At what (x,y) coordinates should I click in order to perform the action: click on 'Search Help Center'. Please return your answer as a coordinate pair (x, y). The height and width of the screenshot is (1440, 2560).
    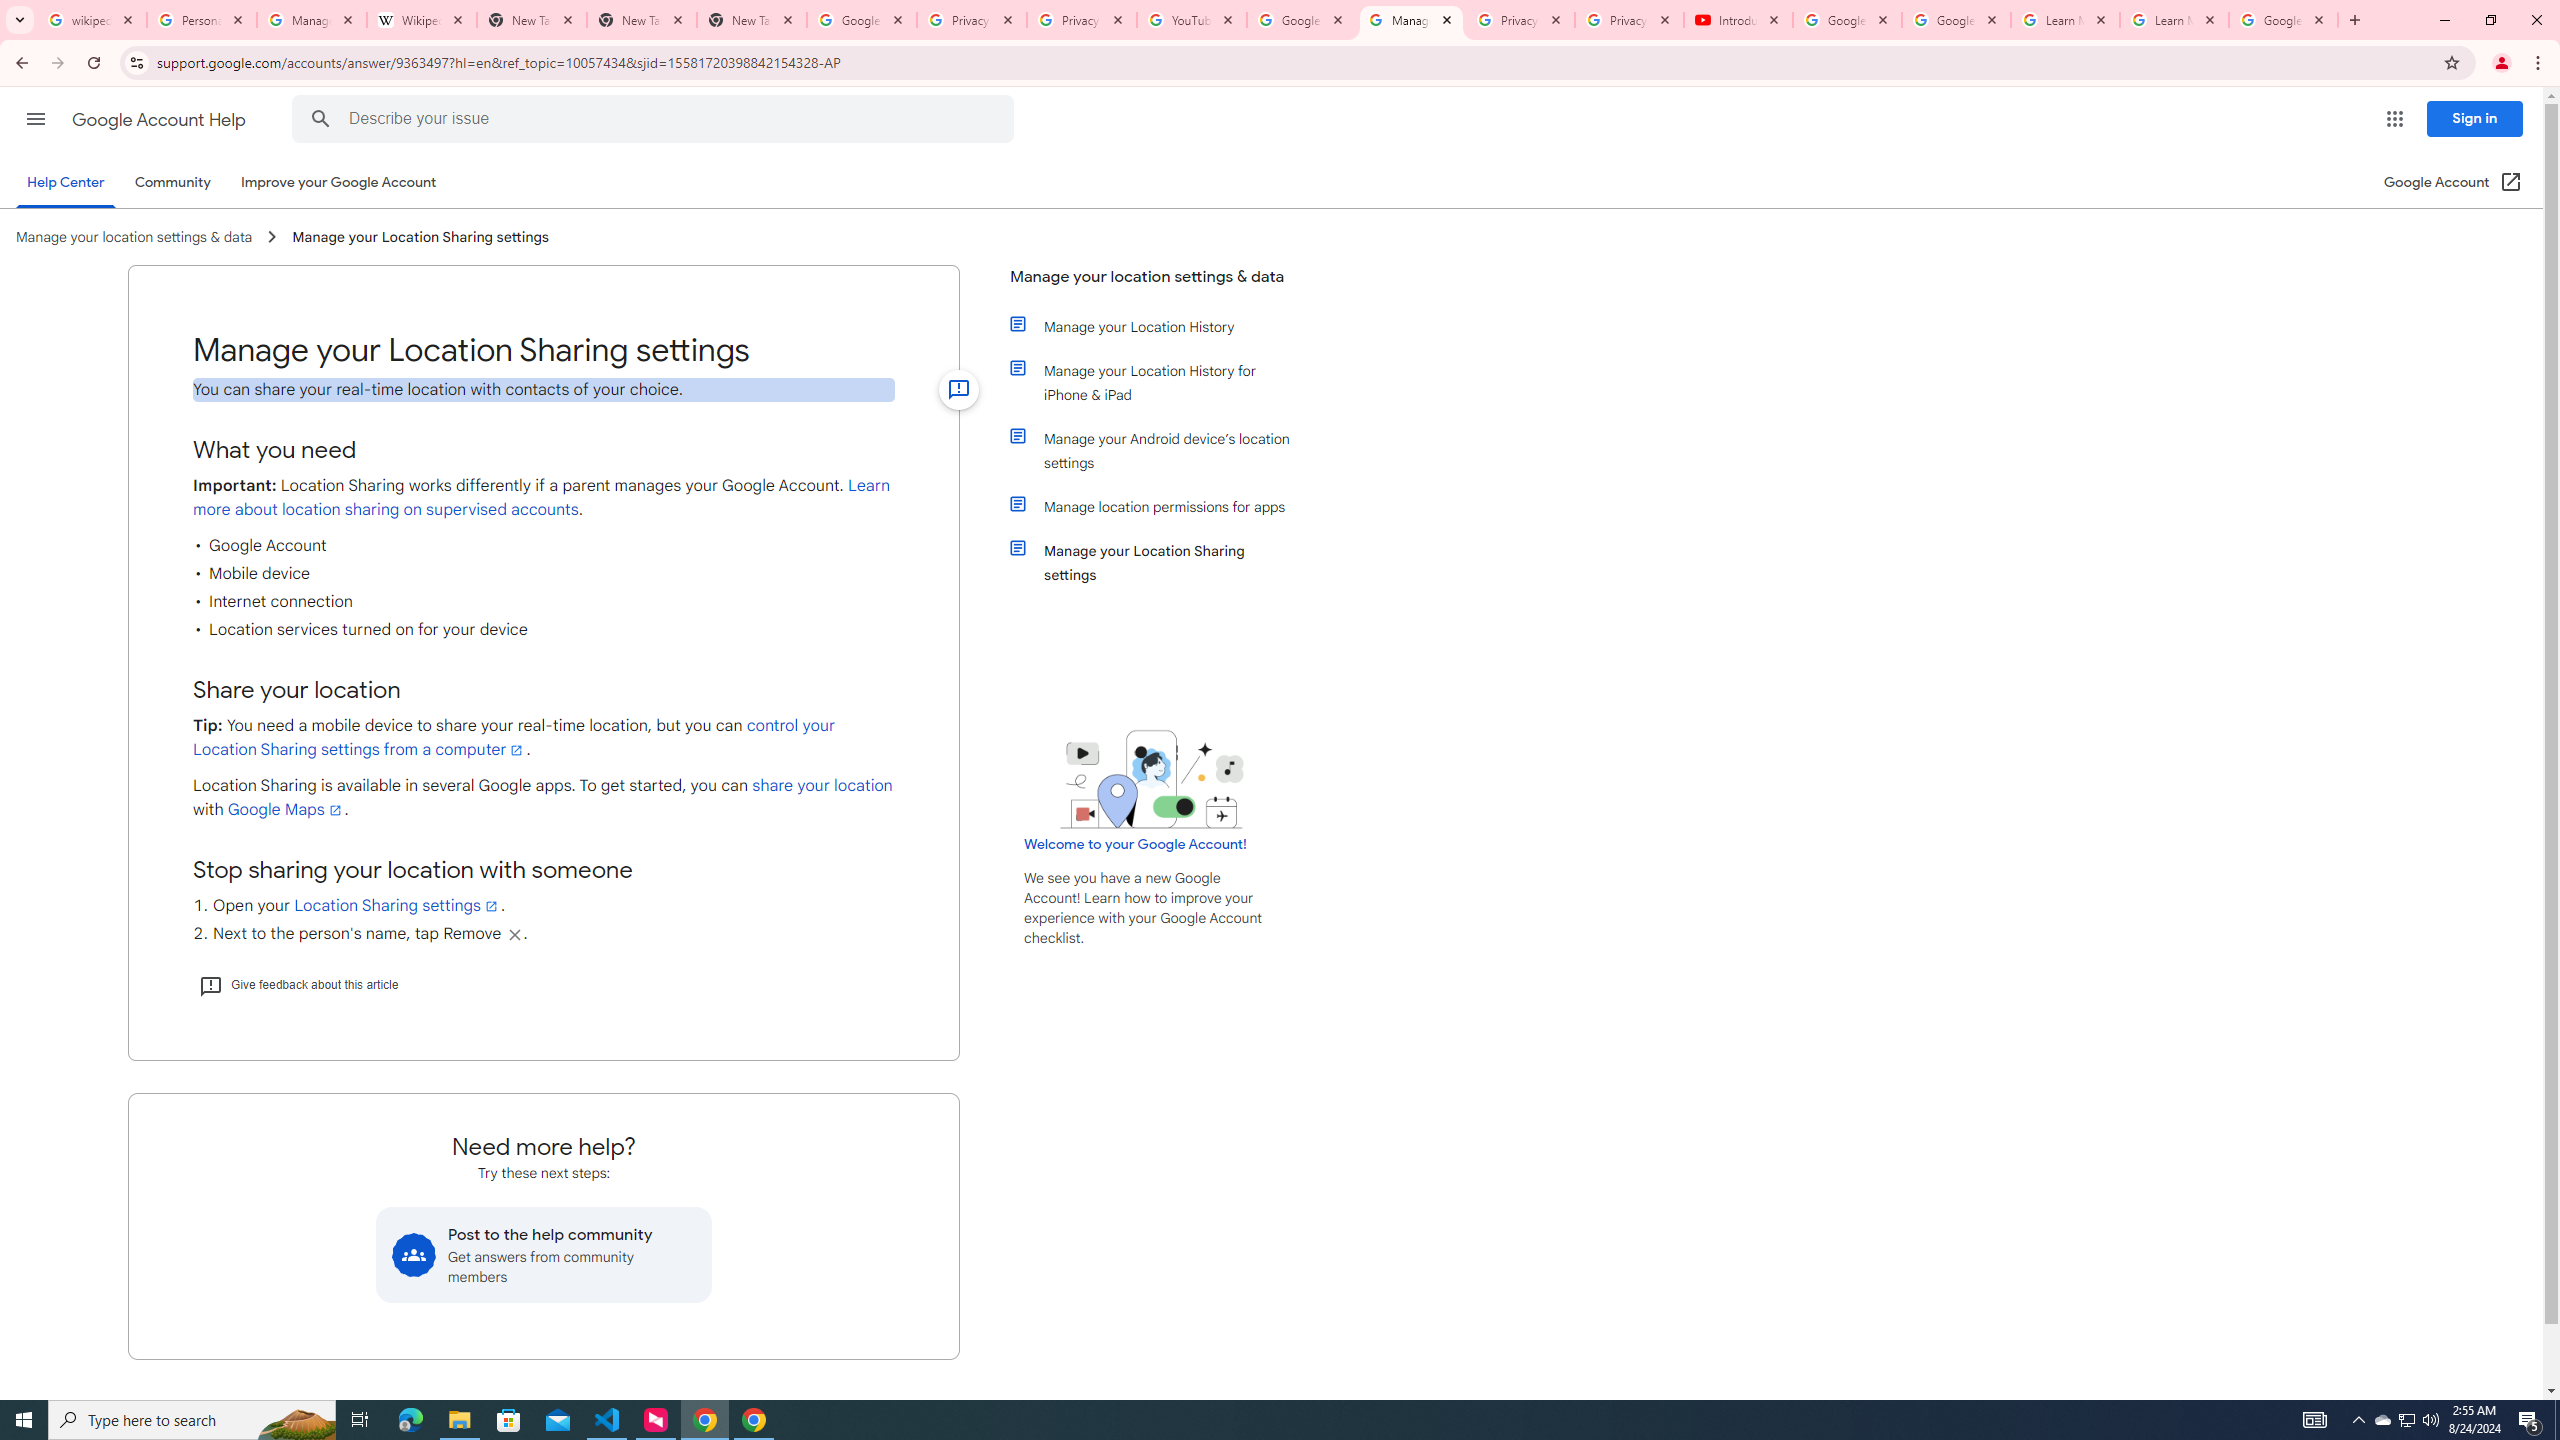
    Looking at the image, I should click on (319, 118).